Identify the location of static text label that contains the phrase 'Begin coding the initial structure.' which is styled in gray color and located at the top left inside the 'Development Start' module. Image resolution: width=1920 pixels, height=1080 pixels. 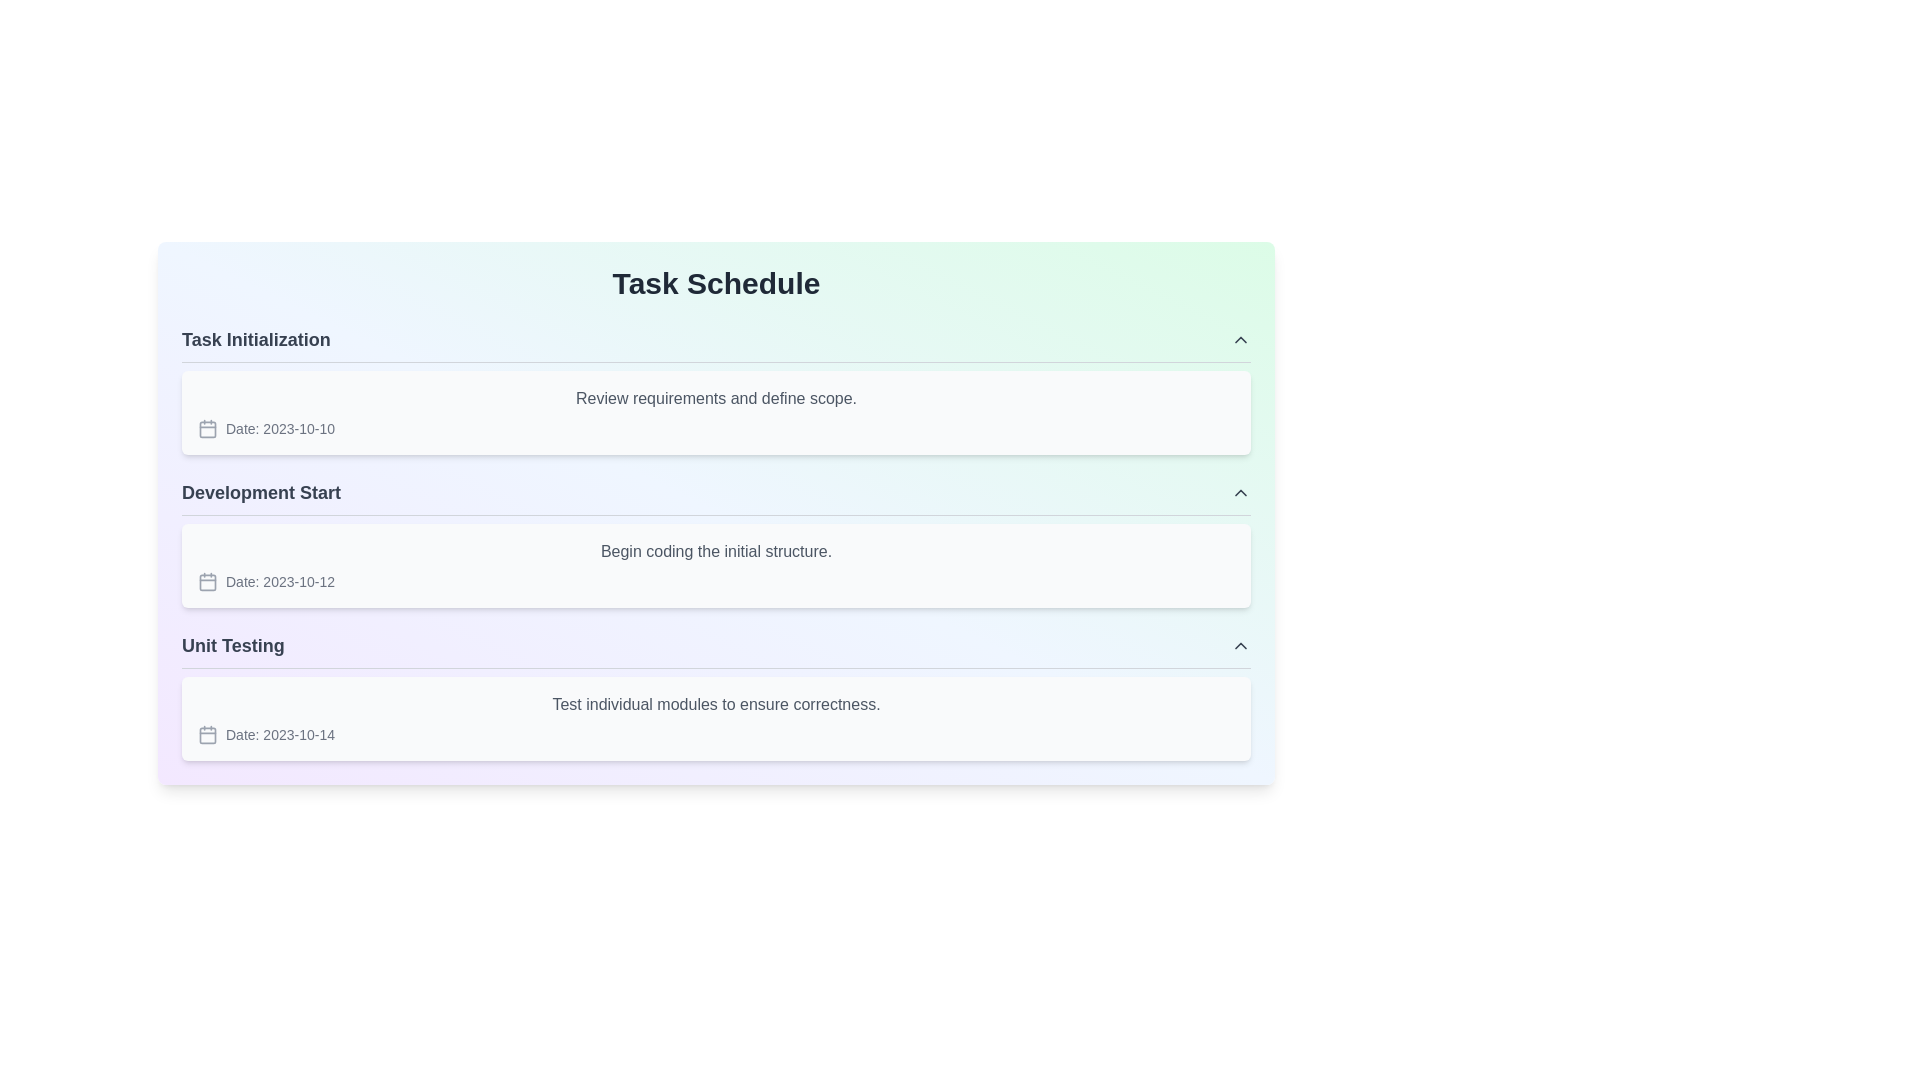
(716, 551).